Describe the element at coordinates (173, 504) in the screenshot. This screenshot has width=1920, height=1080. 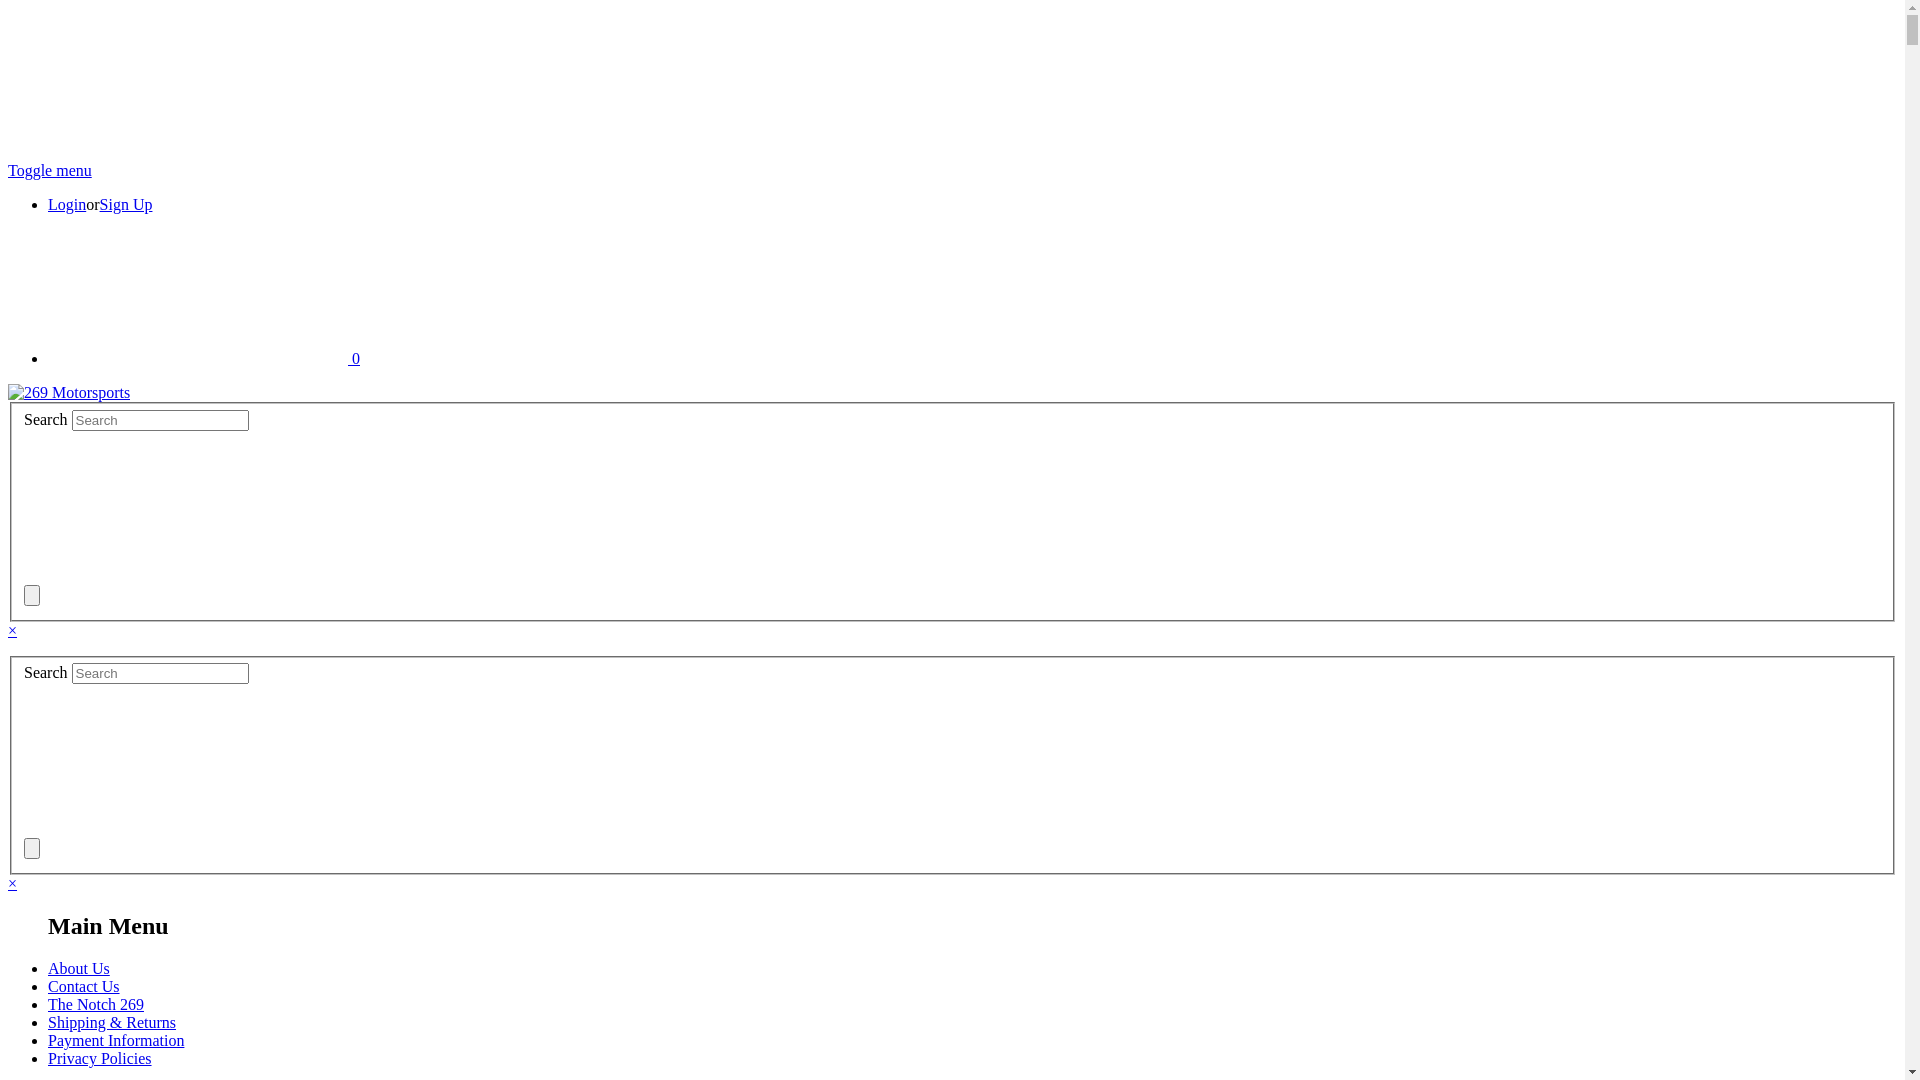
I see `'submit'` at that location.